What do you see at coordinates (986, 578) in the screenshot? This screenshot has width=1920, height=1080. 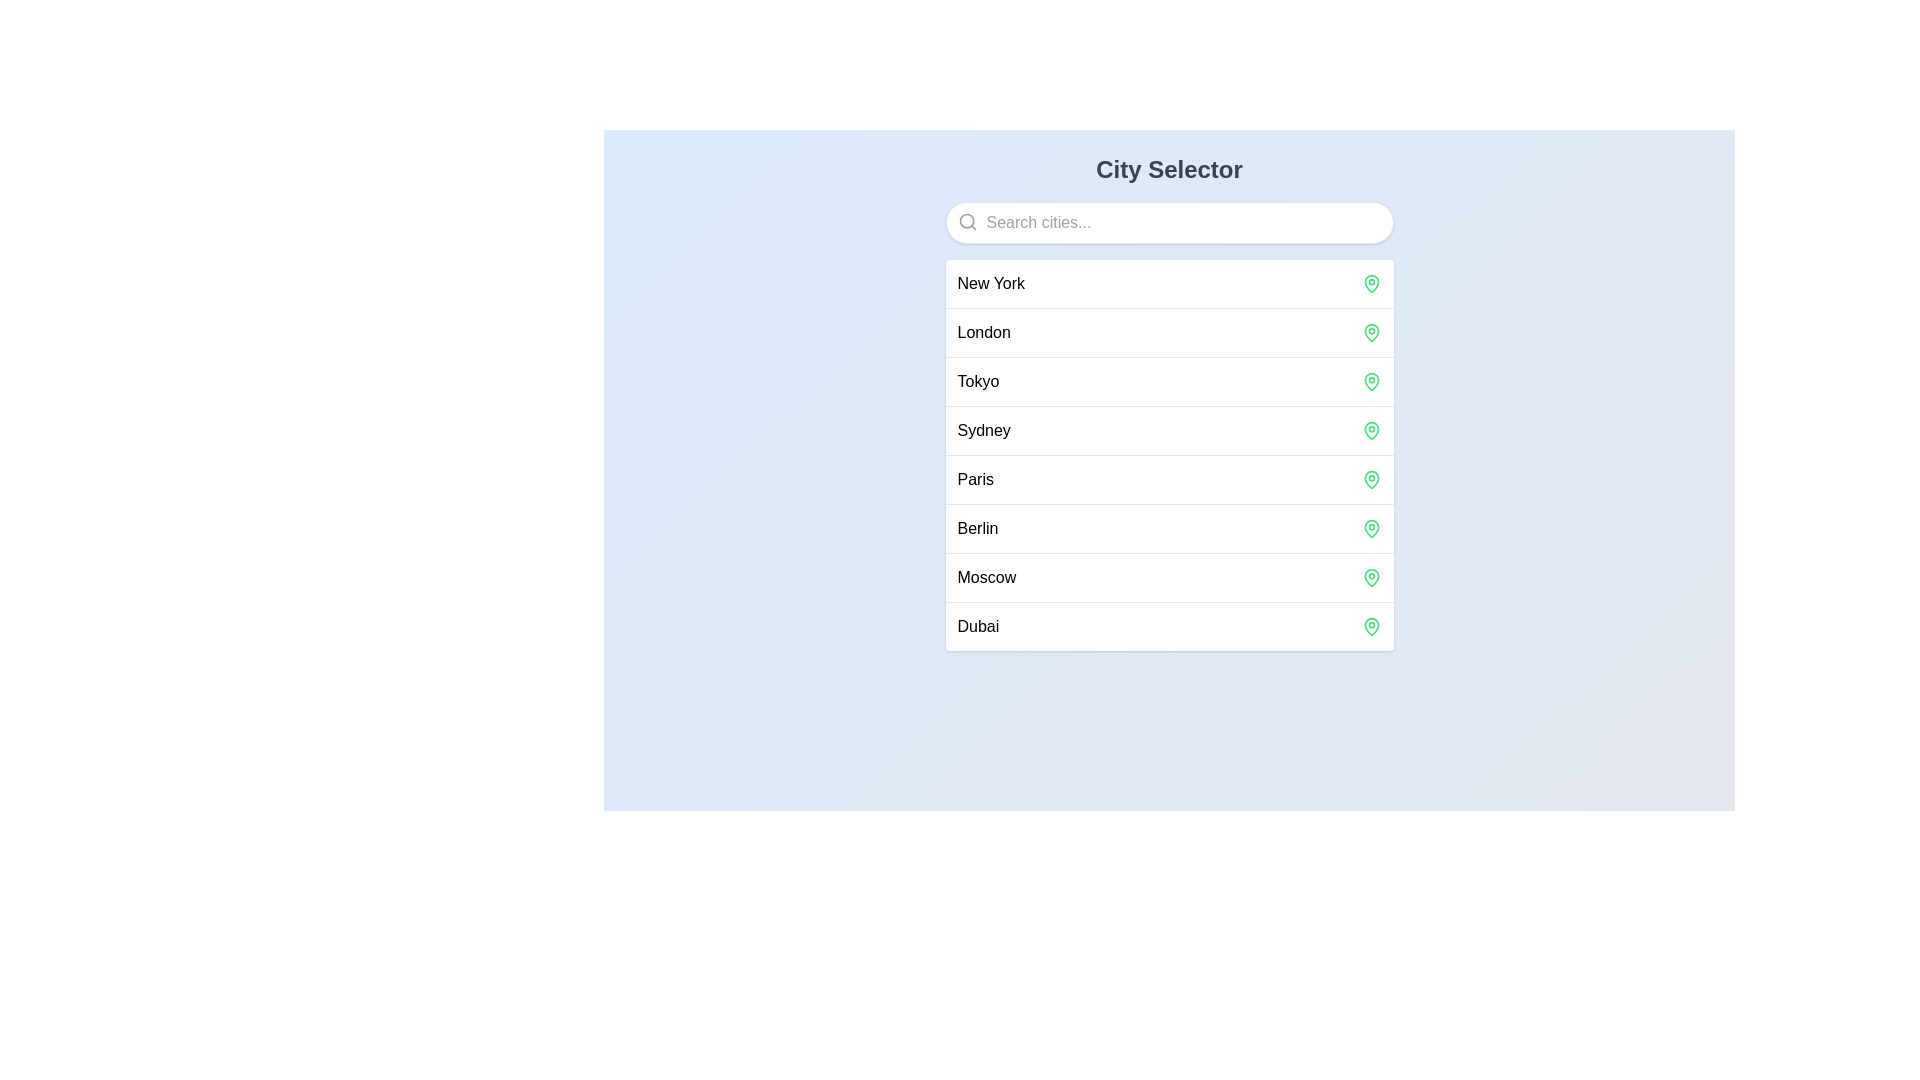 I see `the text label displaying 'Moscow' in the city selector dropdown menu, which is the seventh item in the list` at bounding box center [986, 578].